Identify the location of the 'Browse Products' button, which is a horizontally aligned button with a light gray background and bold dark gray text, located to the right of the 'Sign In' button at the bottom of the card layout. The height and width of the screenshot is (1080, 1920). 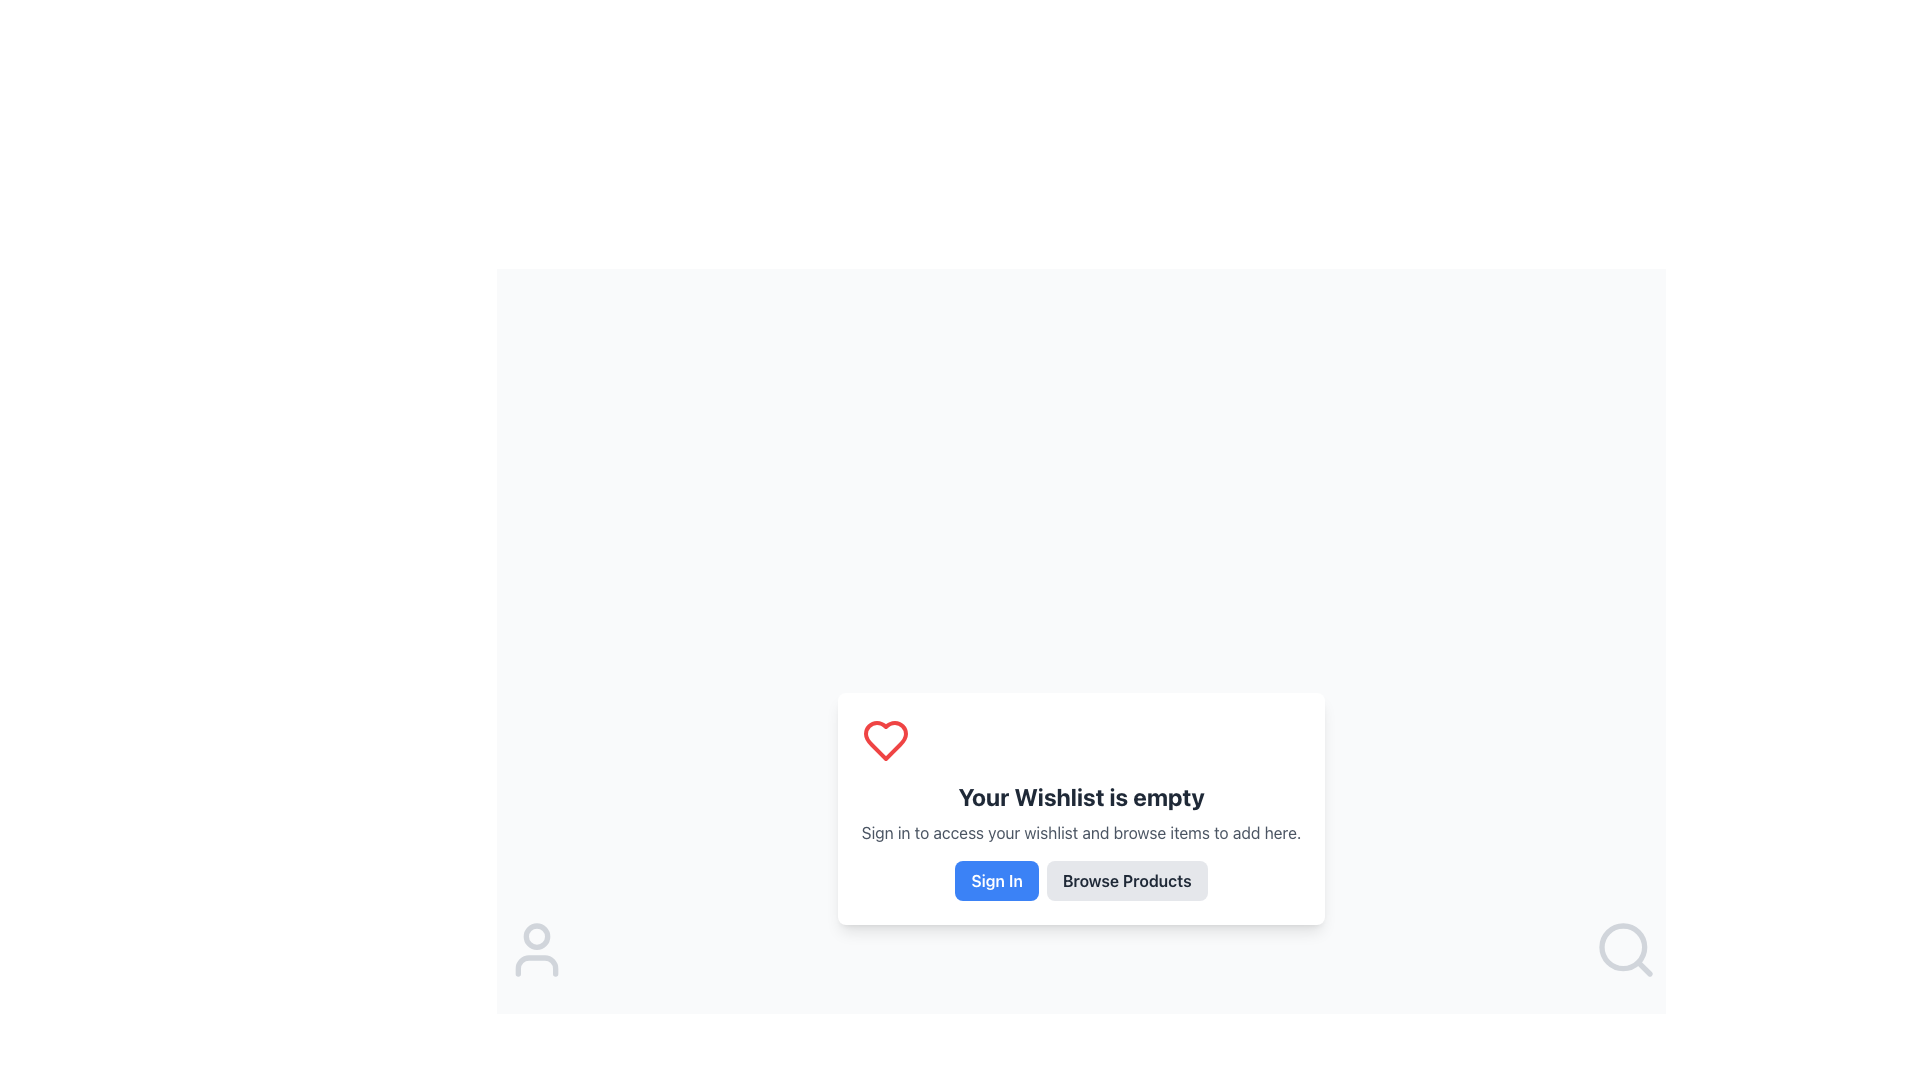
(1080, 879).